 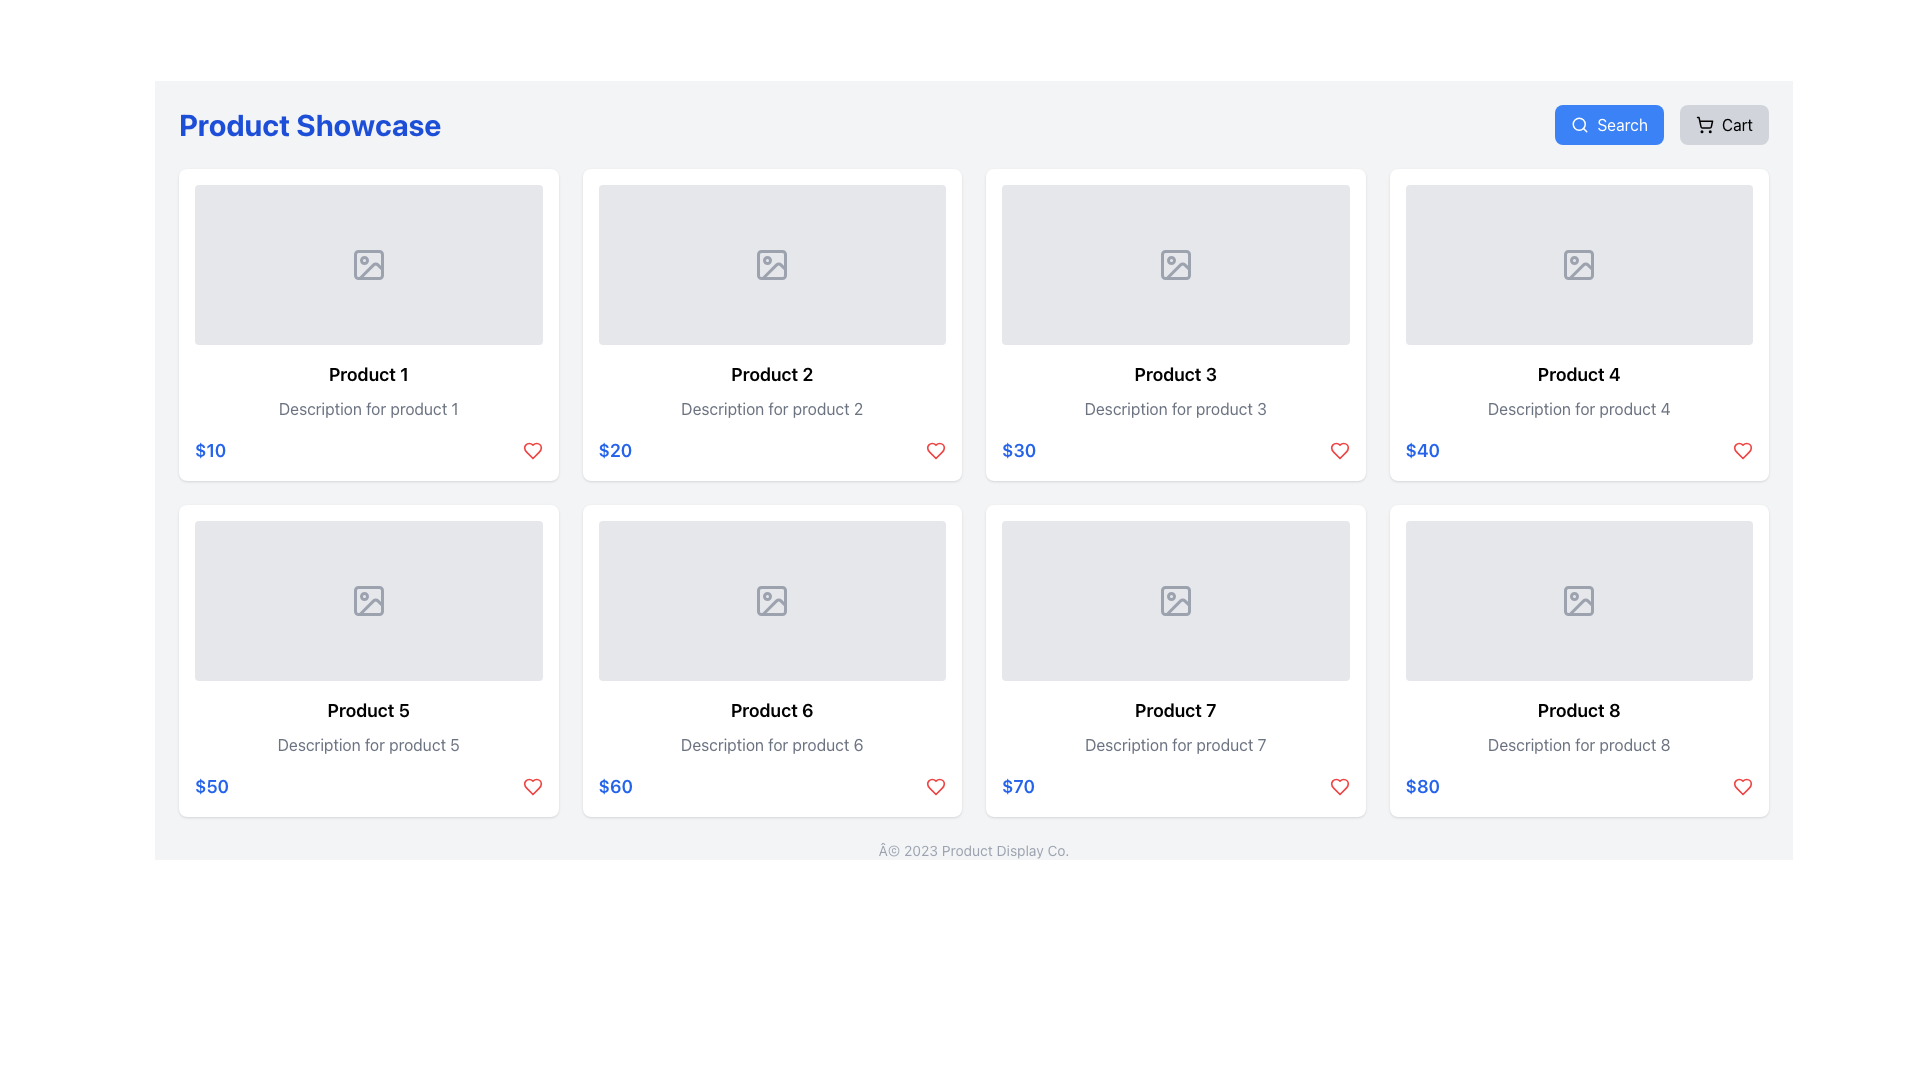 I want to click on the image placeholder for 'Product 6', located at the top section of the card in the second row, second column of the grid, so click(x=771, y=600).